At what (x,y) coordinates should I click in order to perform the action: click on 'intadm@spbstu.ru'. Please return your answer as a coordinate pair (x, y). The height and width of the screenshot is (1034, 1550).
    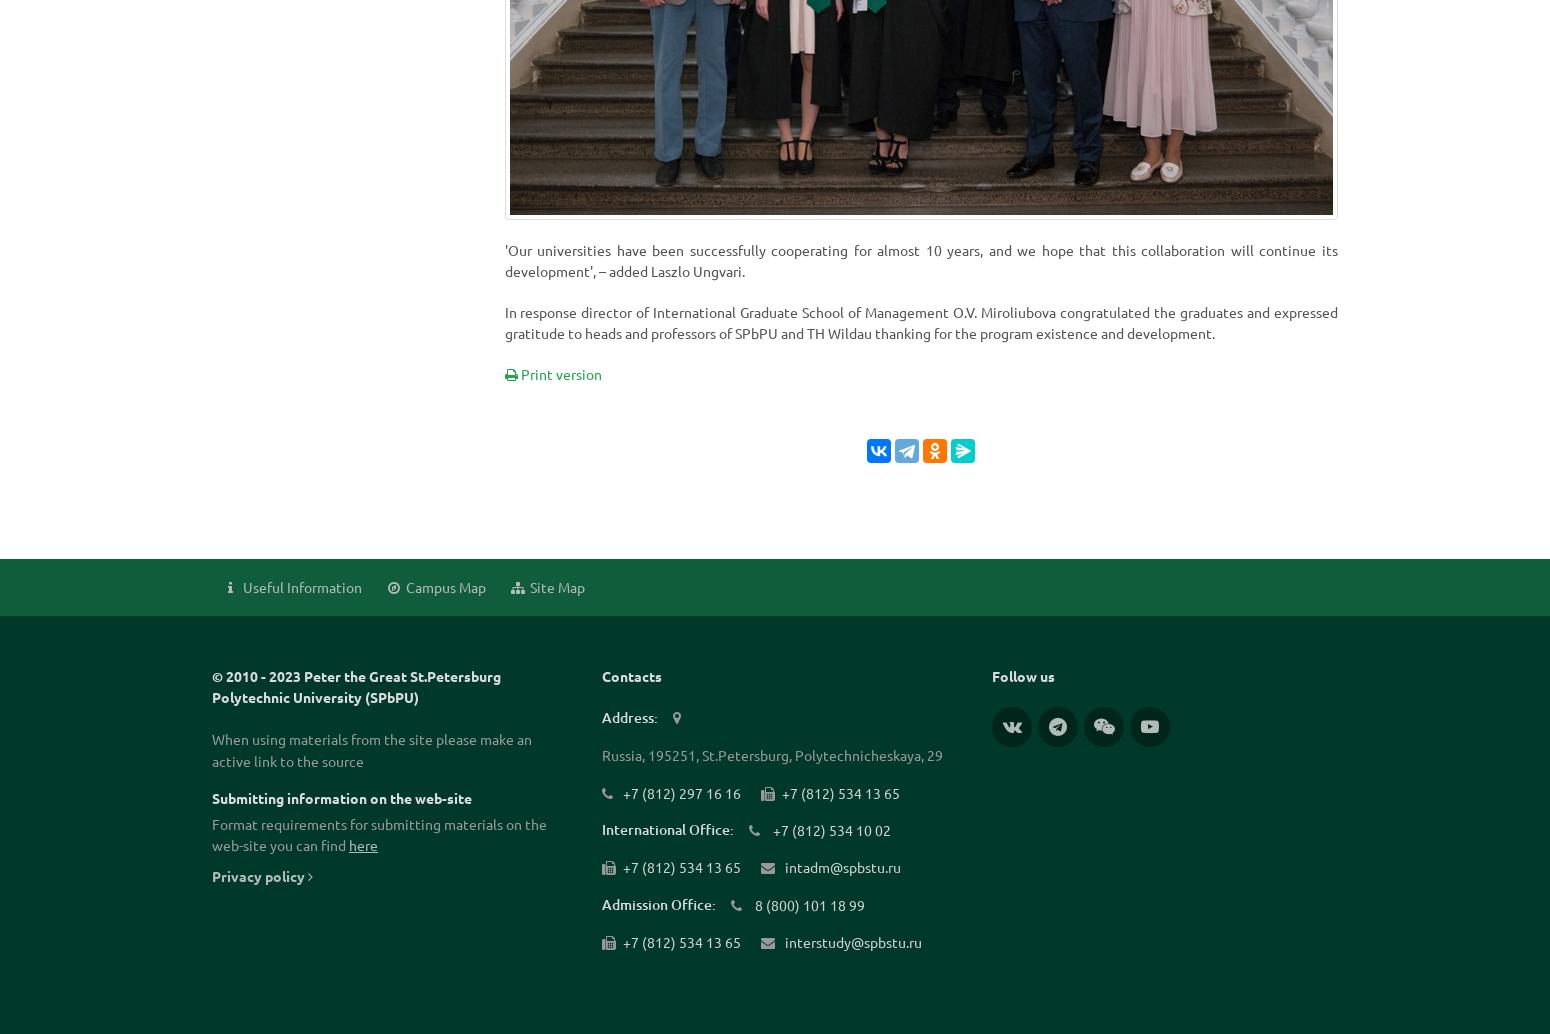
    Looking at the image, I should click on (782, 867).